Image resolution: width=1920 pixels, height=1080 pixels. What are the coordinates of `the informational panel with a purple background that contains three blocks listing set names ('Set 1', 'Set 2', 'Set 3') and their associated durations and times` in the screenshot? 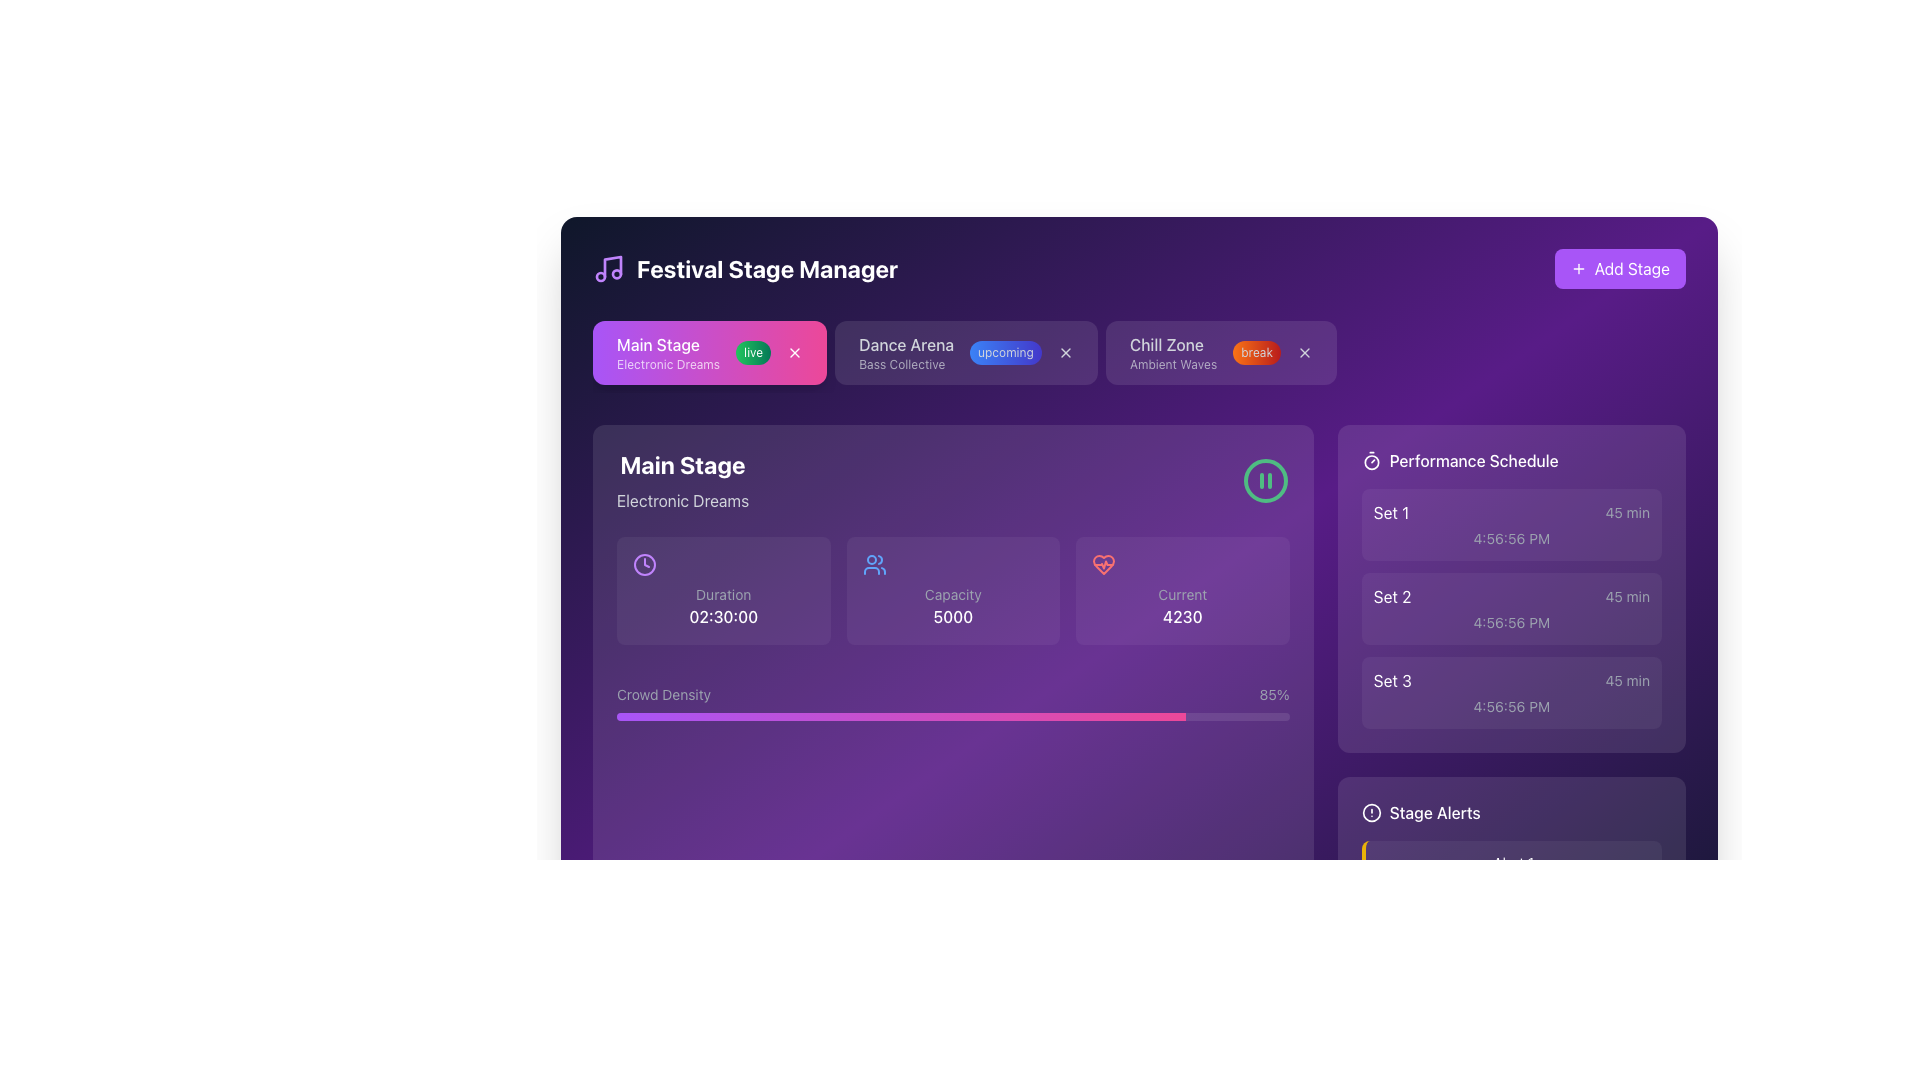 It's located at (1511, 588).